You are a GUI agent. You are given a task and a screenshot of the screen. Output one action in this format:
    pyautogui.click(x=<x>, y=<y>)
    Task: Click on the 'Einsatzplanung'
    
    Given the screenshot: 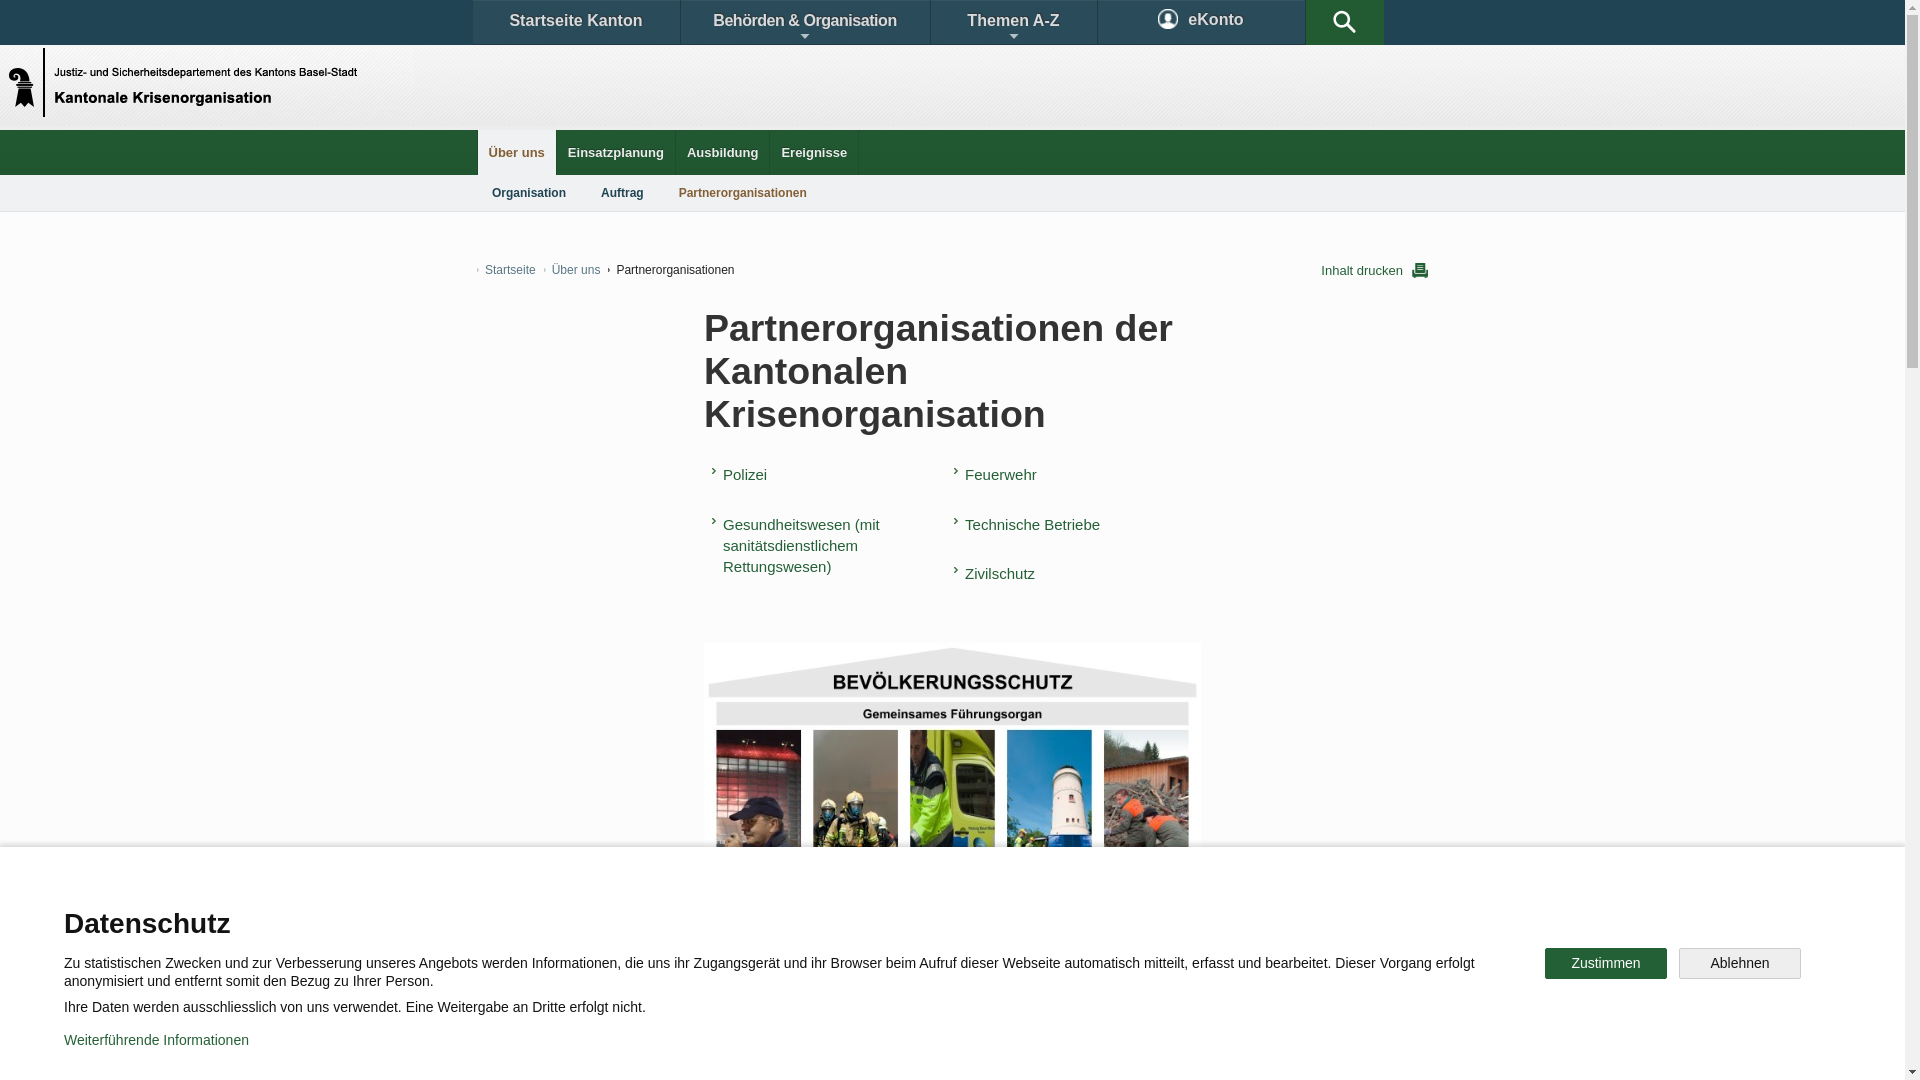 What is the action you would take?
    pyautogui.click(x=614, y=151)
    